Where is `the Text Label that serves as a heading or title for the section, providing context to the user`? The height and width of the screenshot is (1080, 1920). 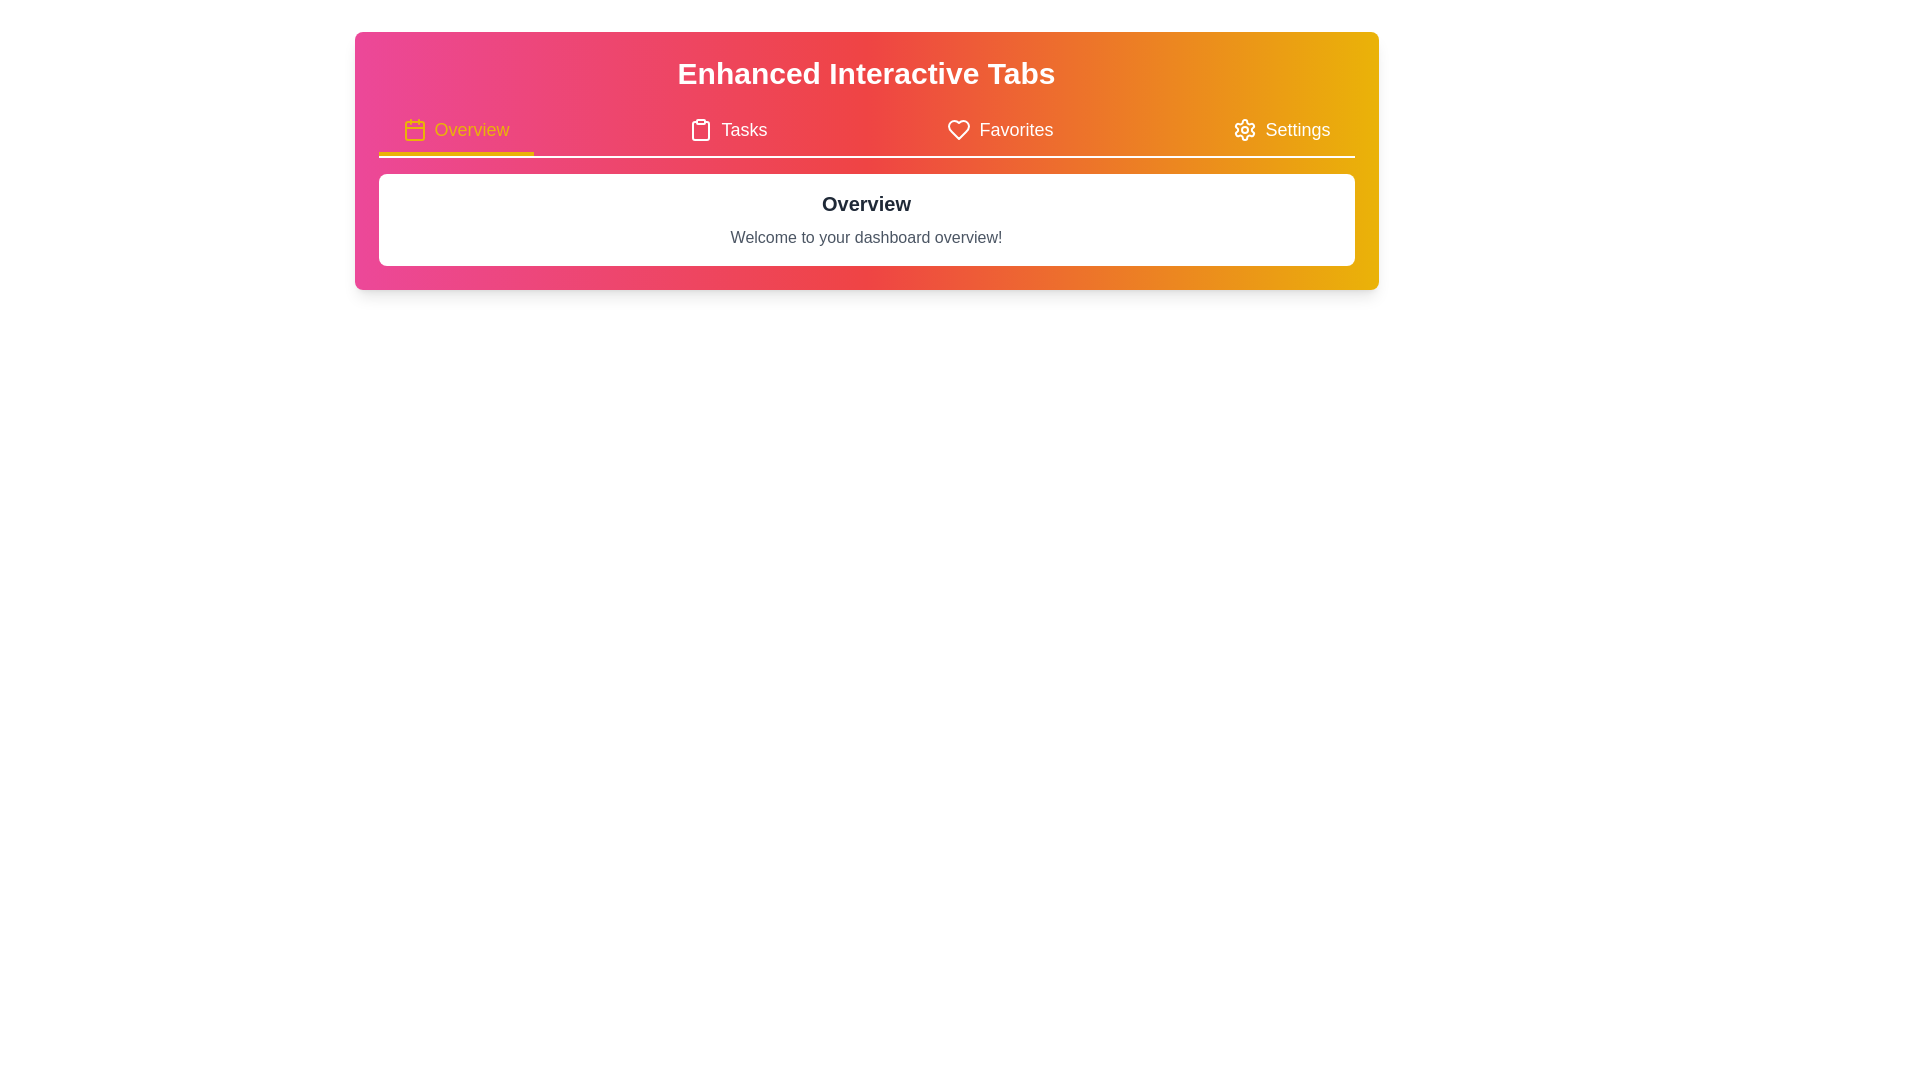 the Text Label that serves as a heading or title for the section, providing context to the user is located at coordinates (866, 204).